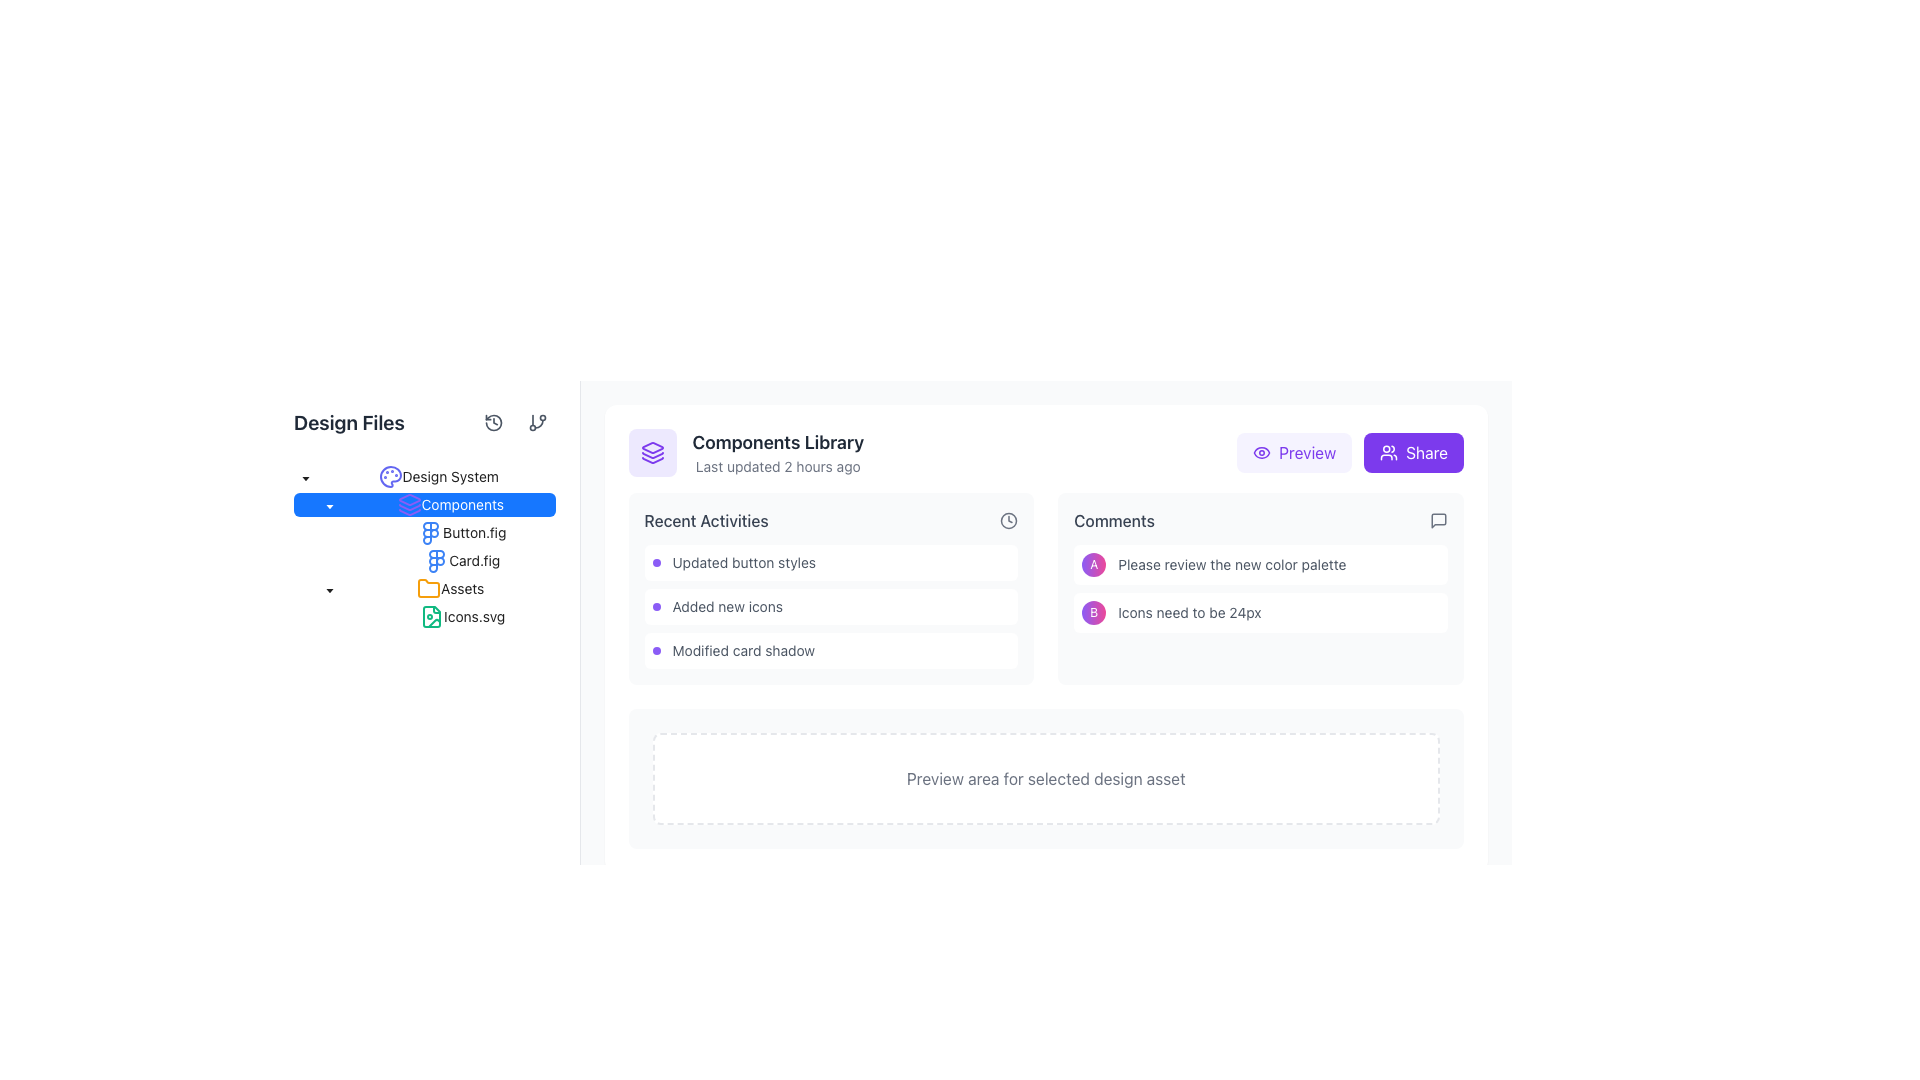 The height and width of the screenshot is (1080, 1920). What do you see at coordinates (1438, 519) in the screenshot?
I see `the 'Message' icon` at bounding box center [1438, 519].